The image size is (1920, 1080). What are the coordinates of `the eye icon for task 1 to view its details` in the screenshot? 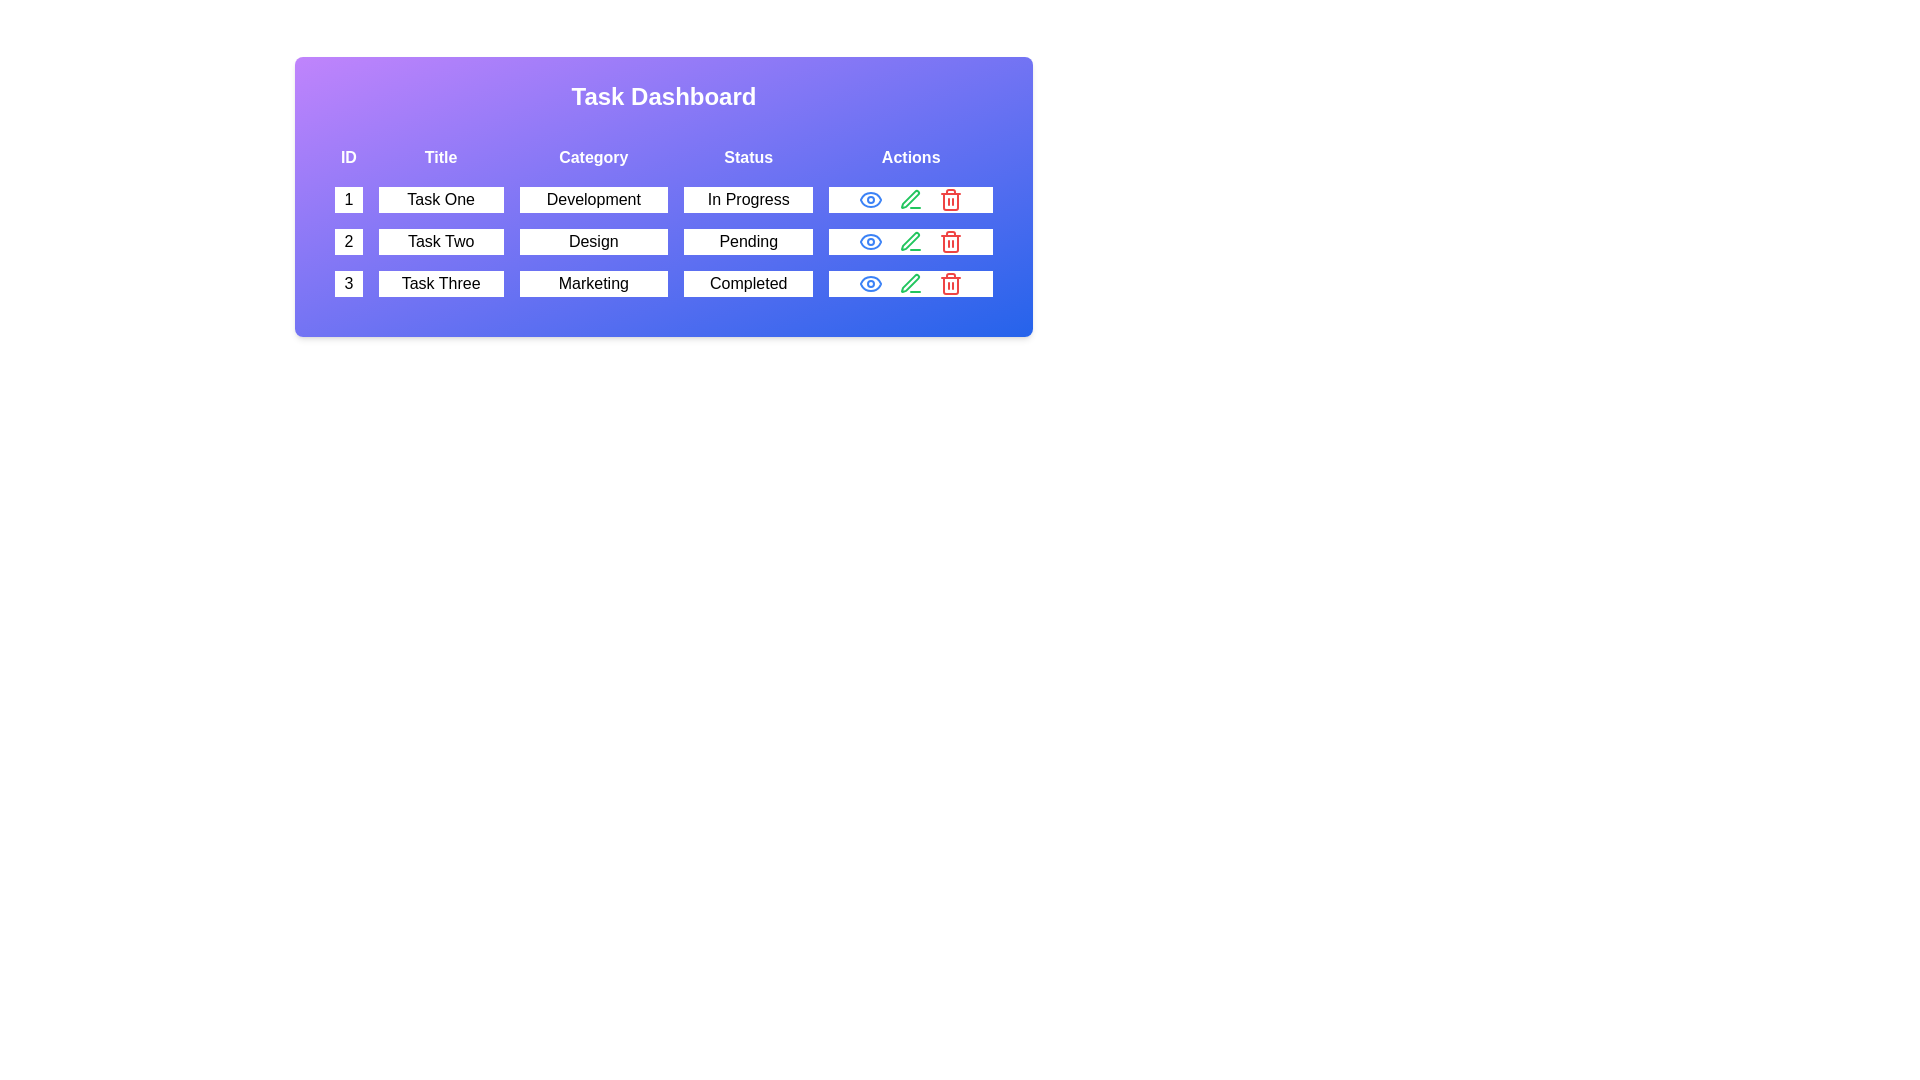 It's located at (871, 200).